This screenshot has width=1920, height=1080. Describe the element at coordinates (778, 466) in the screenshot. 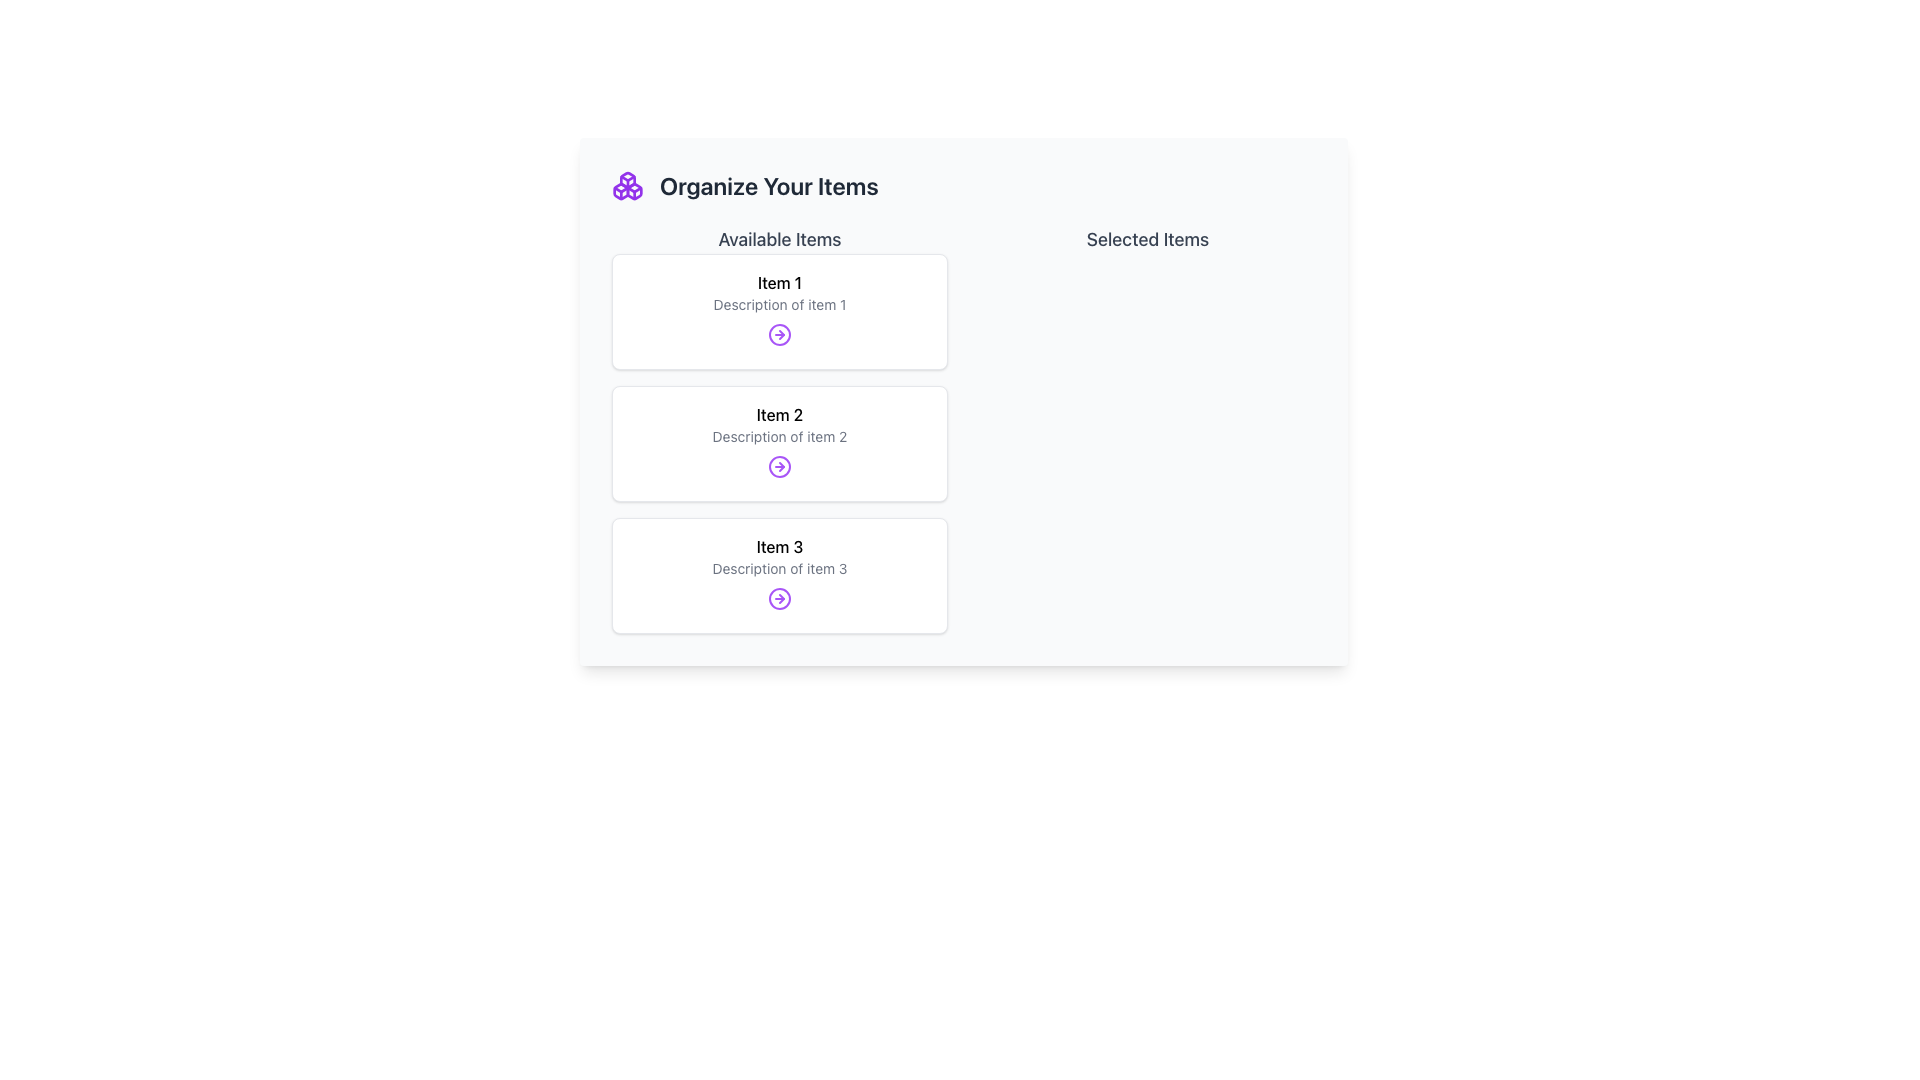

I see `the button located at the bottom of the second card in a vertical list of three cards` at that location.